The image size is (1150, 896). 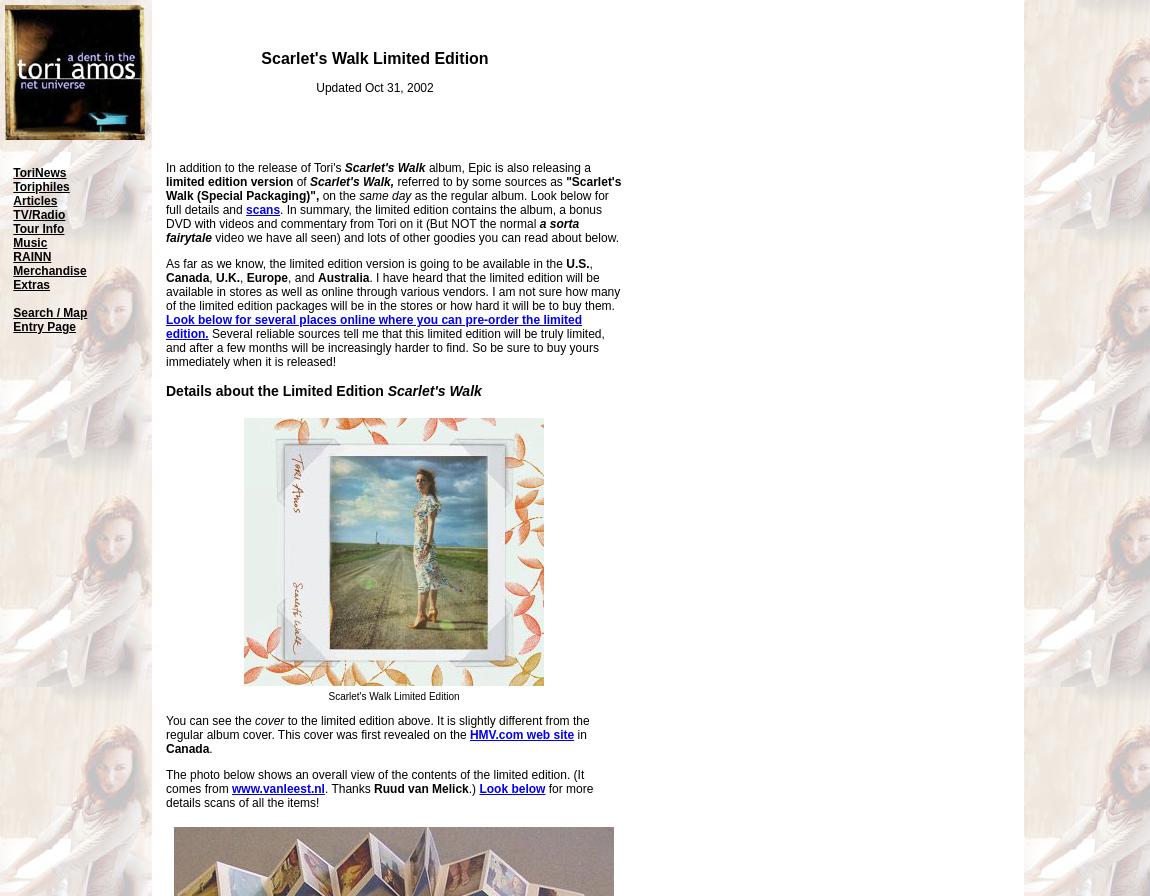 I want to click on 'for more details scans of all the items!', so click(x=164, y=796).